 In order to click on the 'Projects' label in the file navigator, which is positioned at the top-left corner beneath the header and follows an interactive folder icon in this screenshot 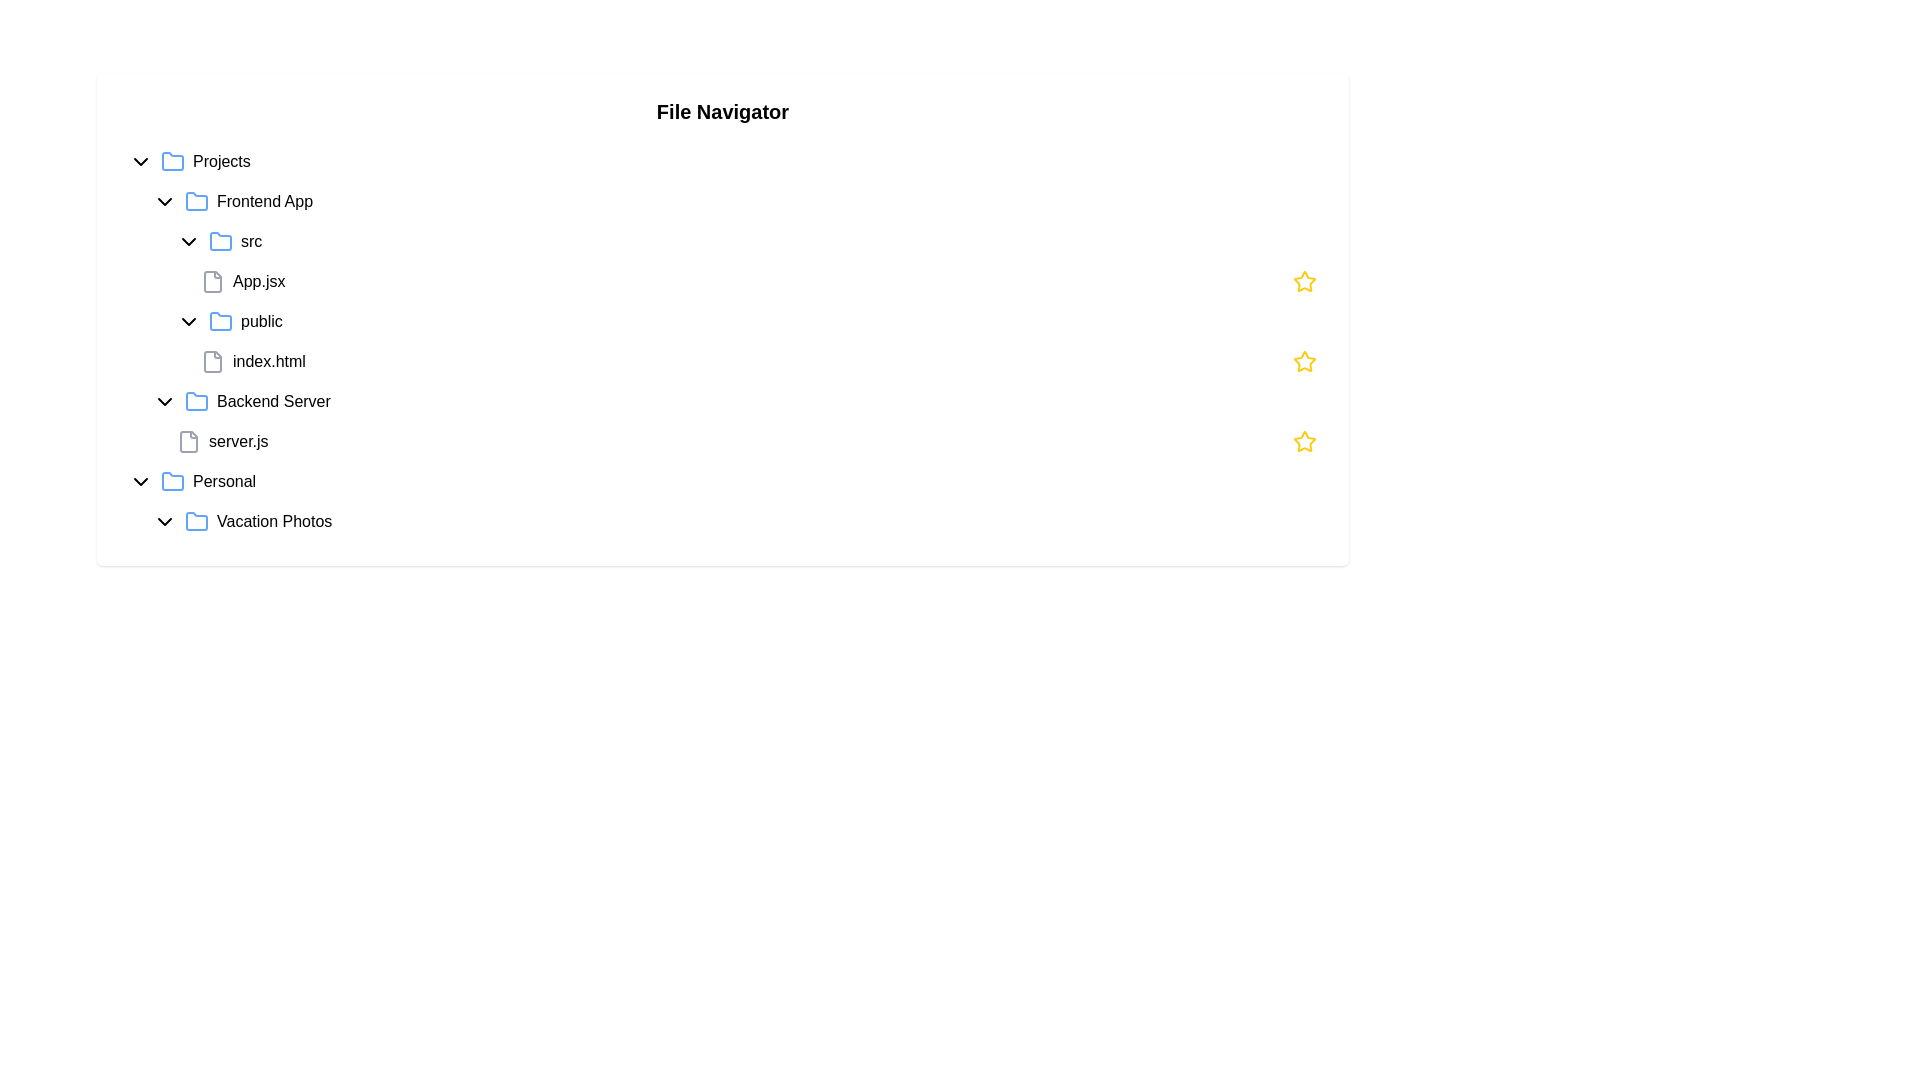, I will do `click(221, 161)`.